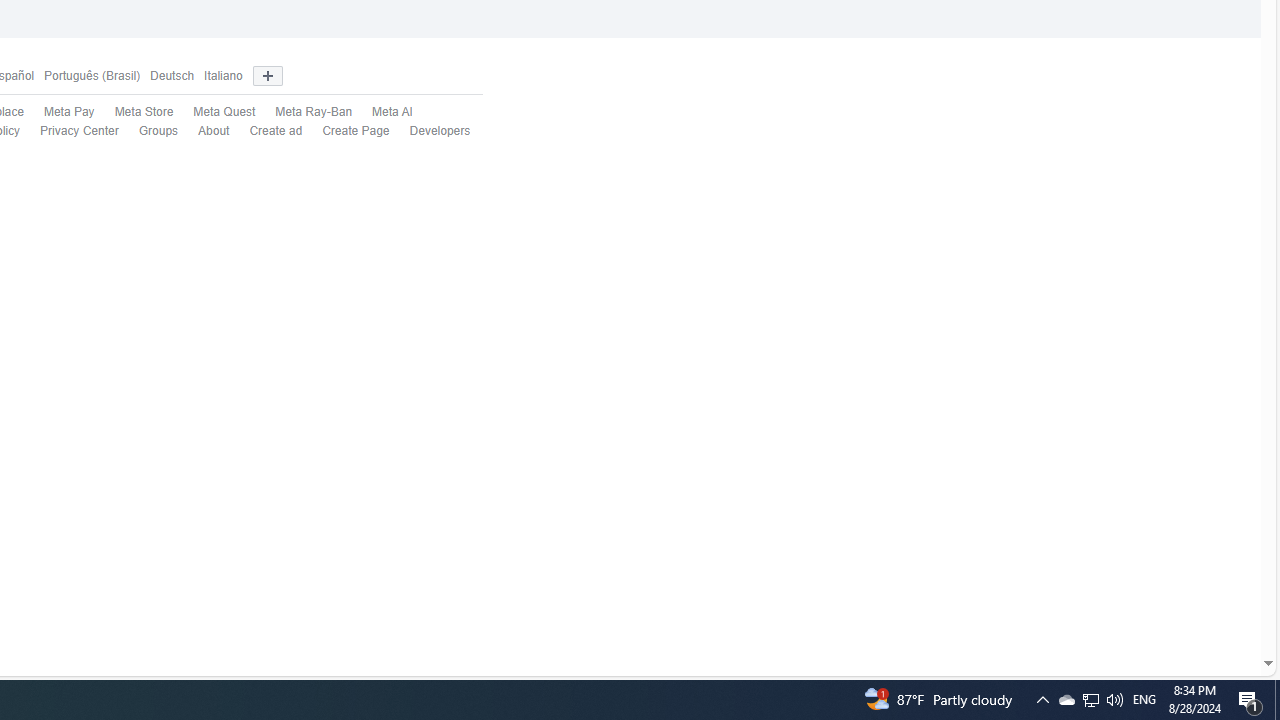  Describe the element at coordinates (392, 112) in the screenshot. I see `'Meta AI'` at that location.